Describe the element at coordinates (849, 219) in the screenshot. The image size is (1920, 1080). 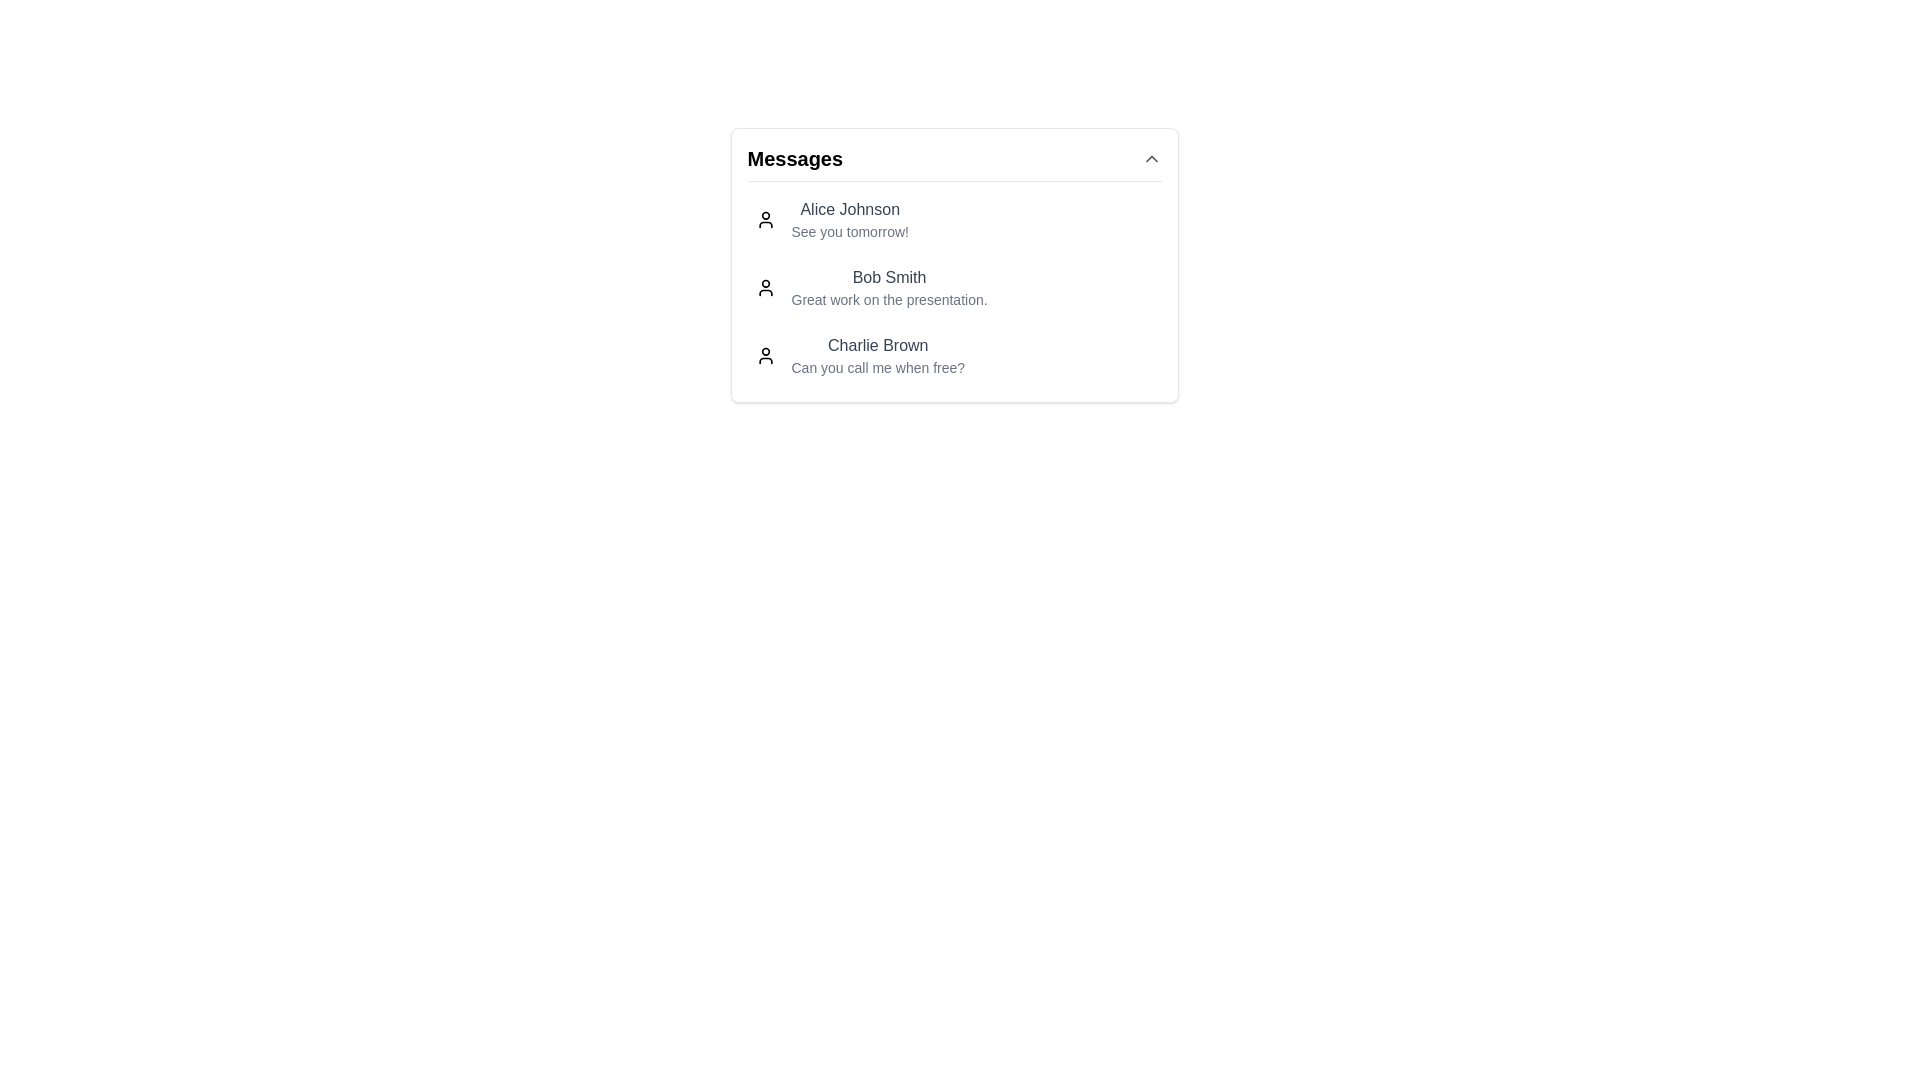
I see `the first list item displaying the sender's name 'Alice Johnson' and the message preview 'See you tomorrow!'` at that location.